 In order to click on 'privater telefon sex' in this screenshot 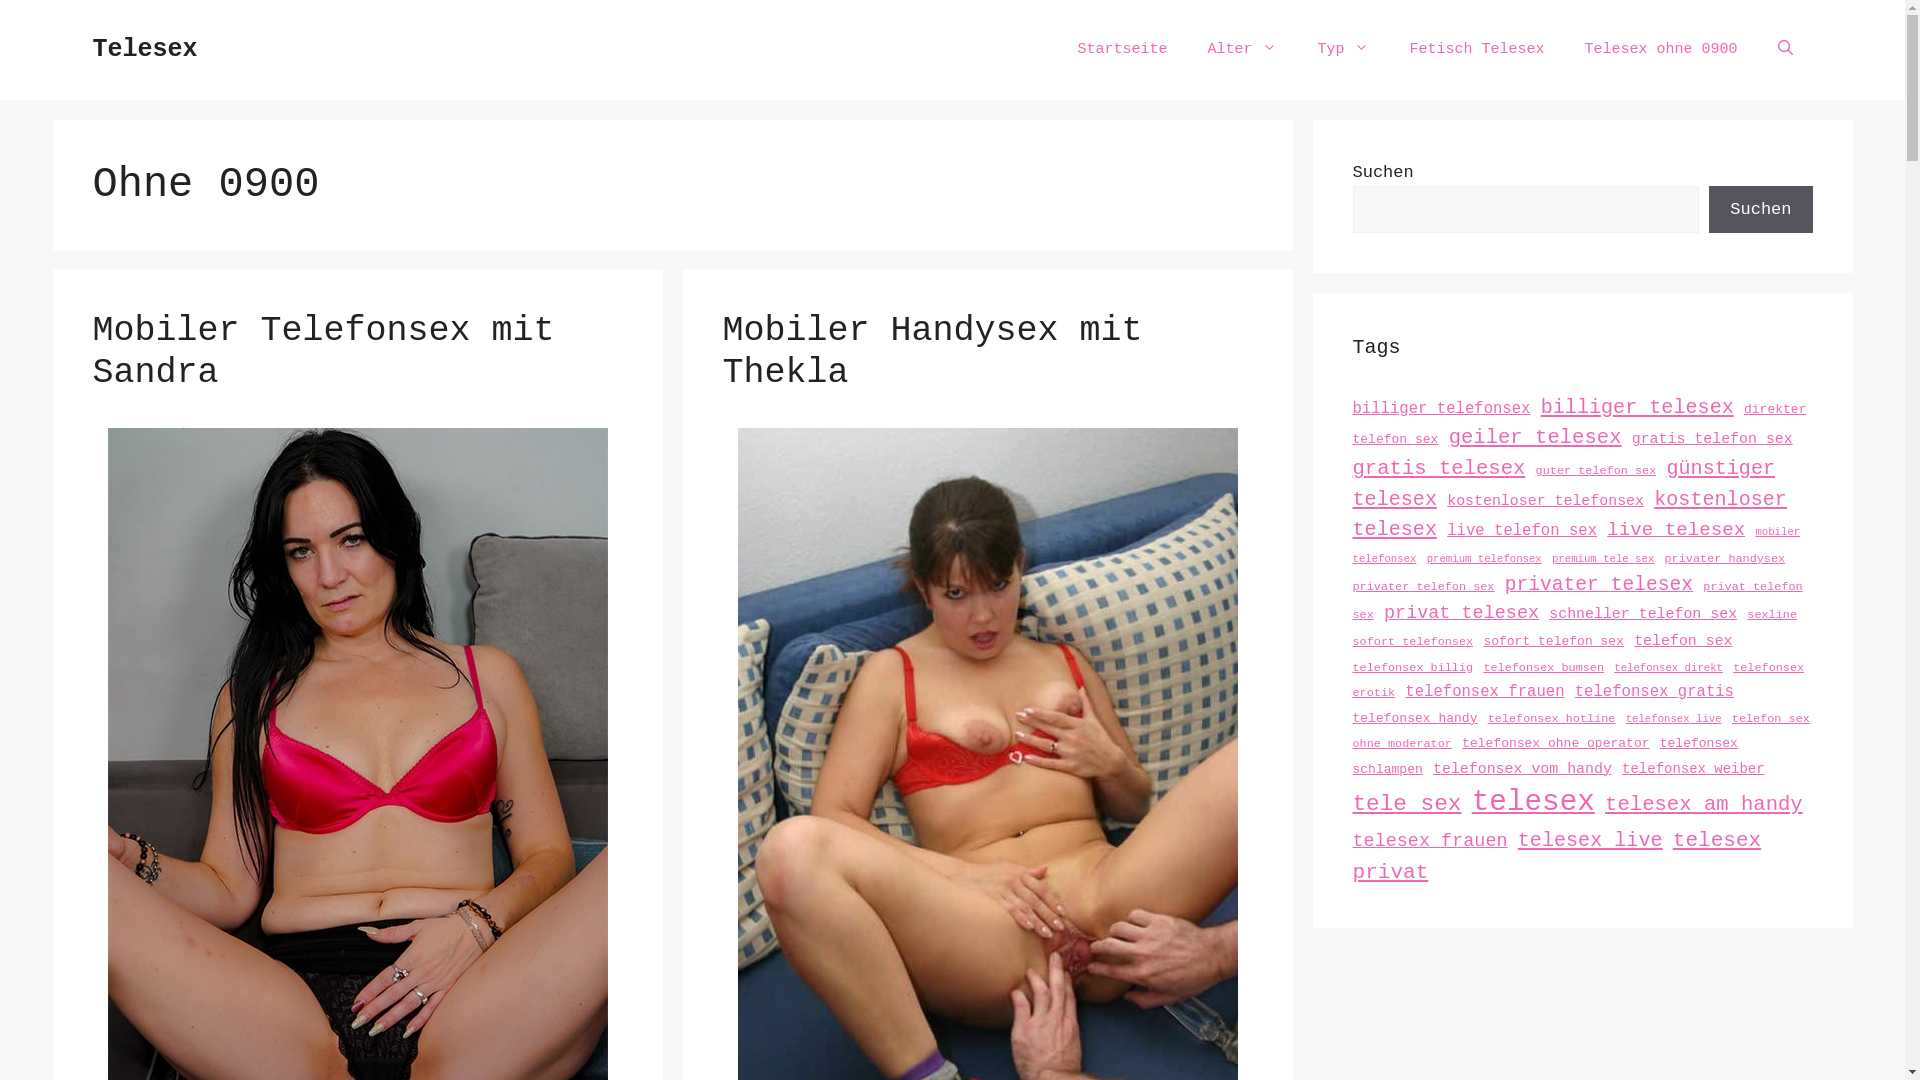, I will do `click(1421, 585)`.